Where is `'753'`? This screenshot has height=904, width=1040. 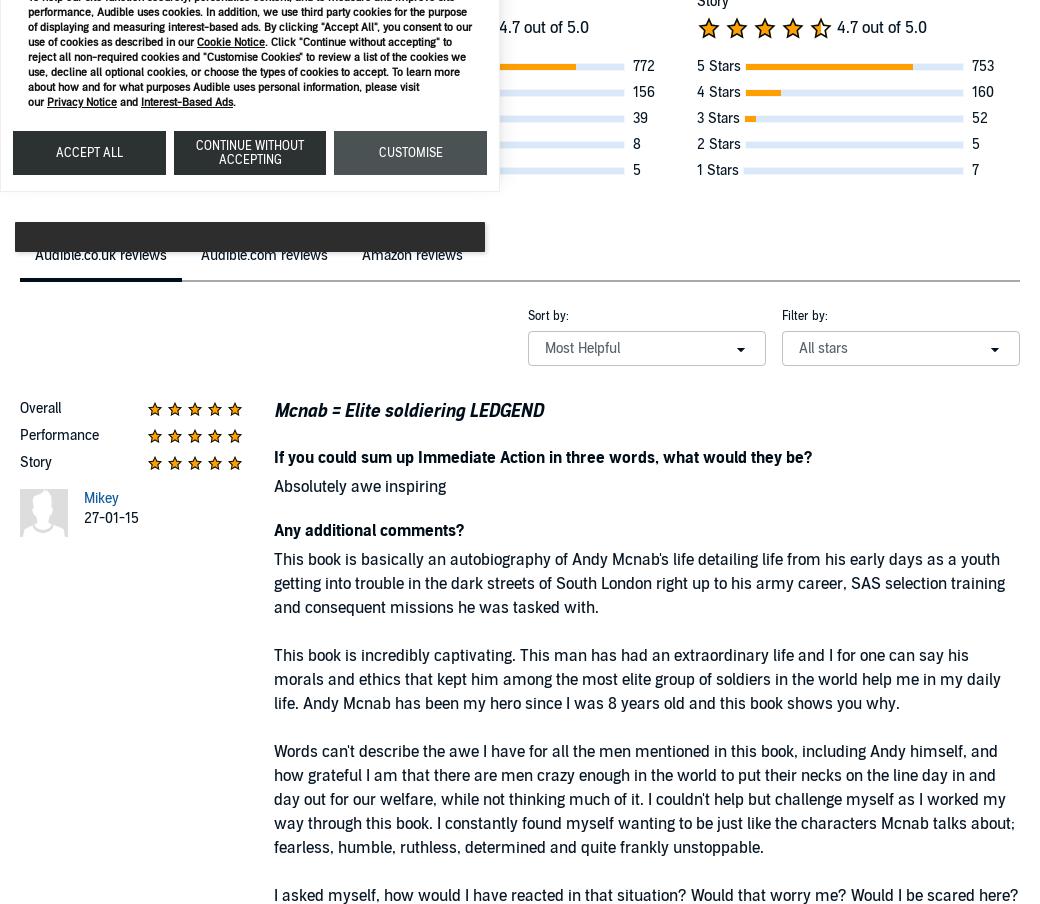 '753' is located at coordinates (981, 66).